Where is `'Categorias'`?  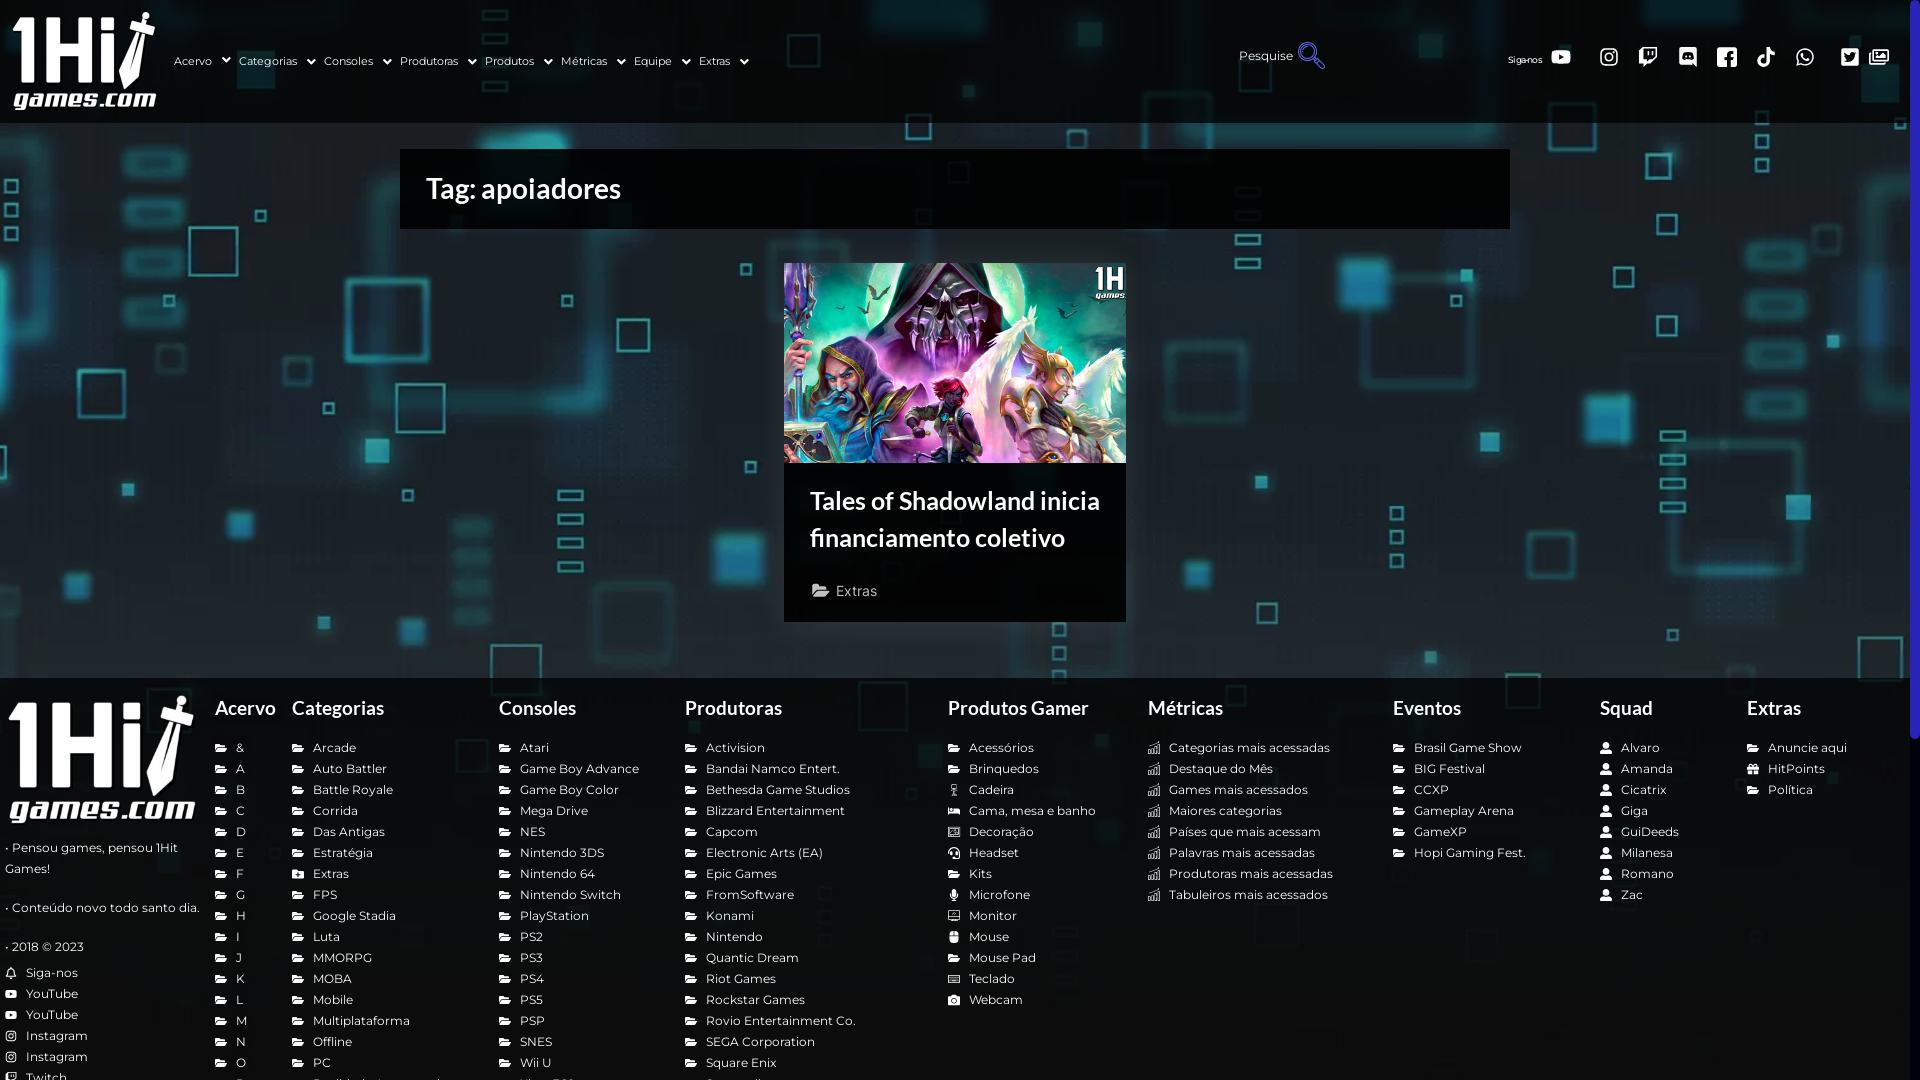
'Categorias' is located at coordinates (337, 706).